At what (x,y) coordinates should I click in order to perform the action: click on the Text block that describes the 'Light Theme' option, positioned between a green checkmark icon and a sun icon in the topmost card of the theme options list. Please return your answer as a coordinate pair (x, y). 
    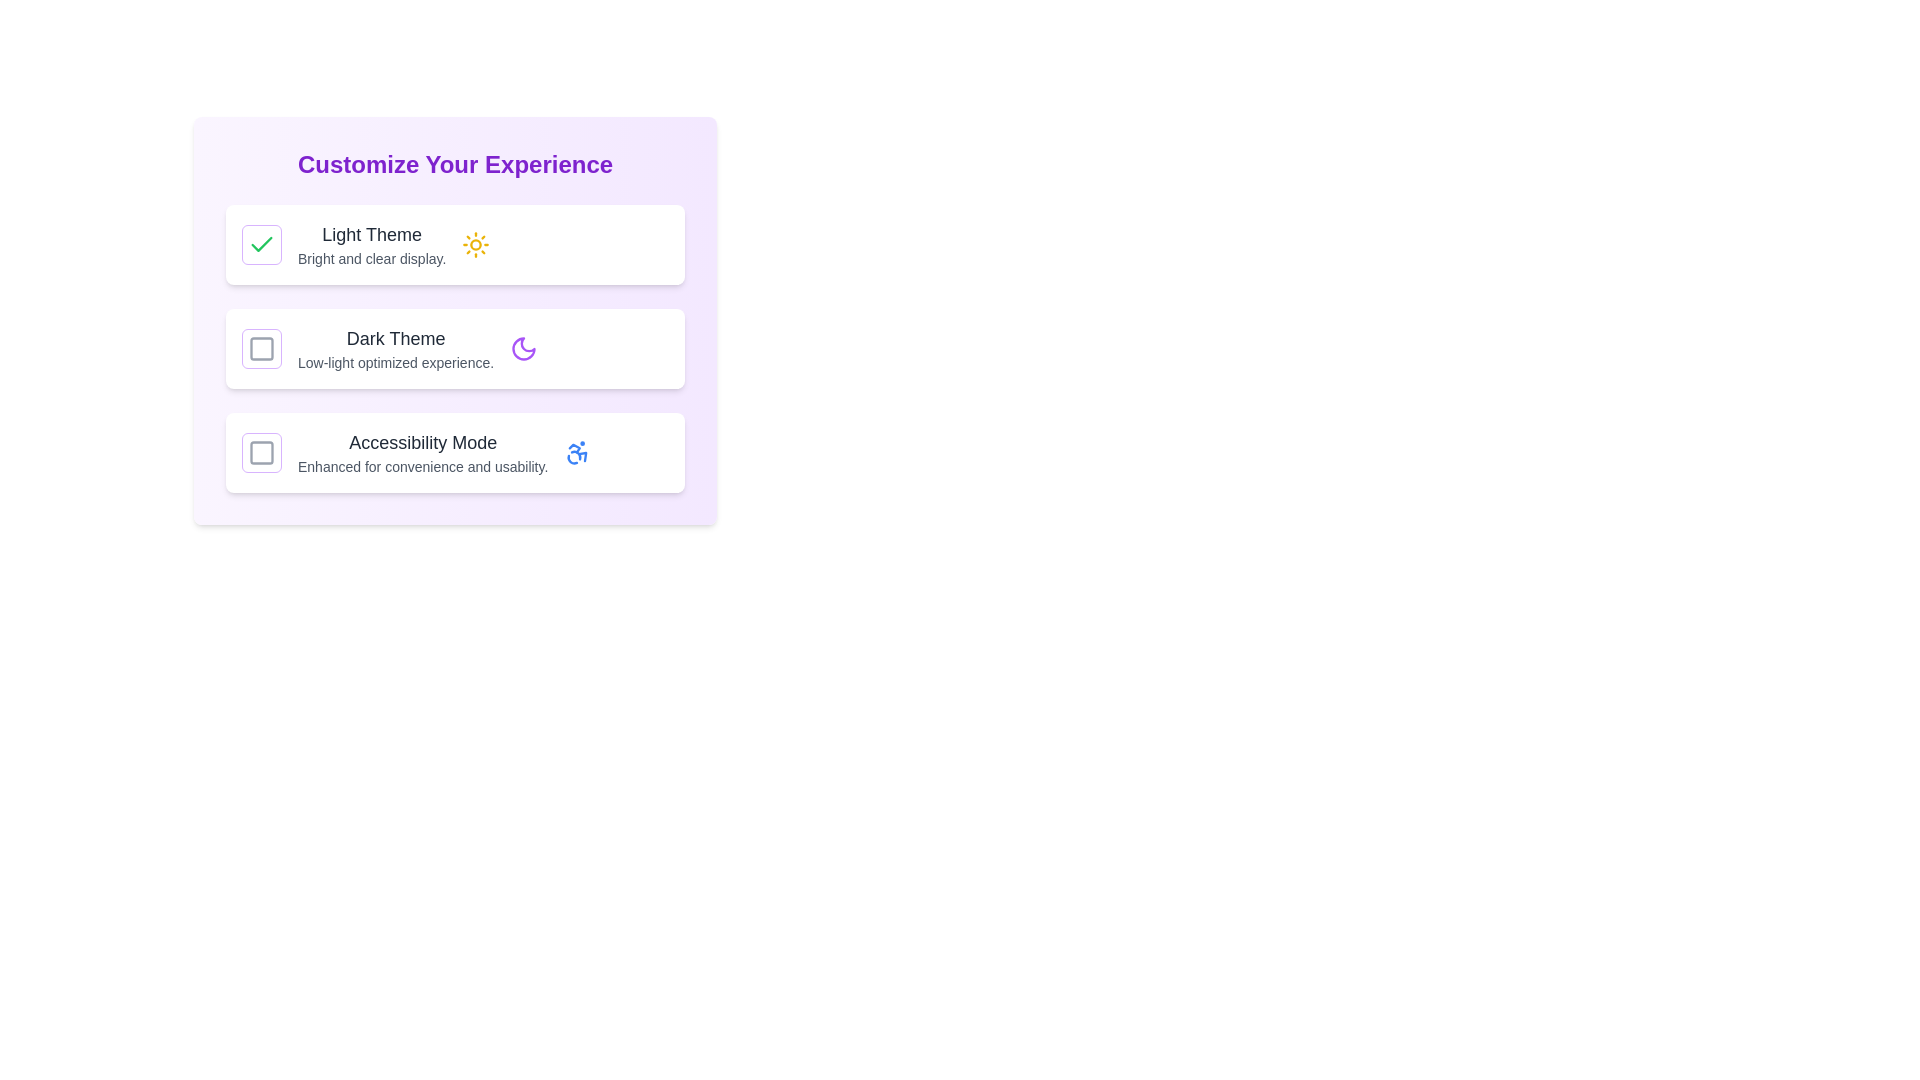
    Looking at the image, I should click on (372, 244).